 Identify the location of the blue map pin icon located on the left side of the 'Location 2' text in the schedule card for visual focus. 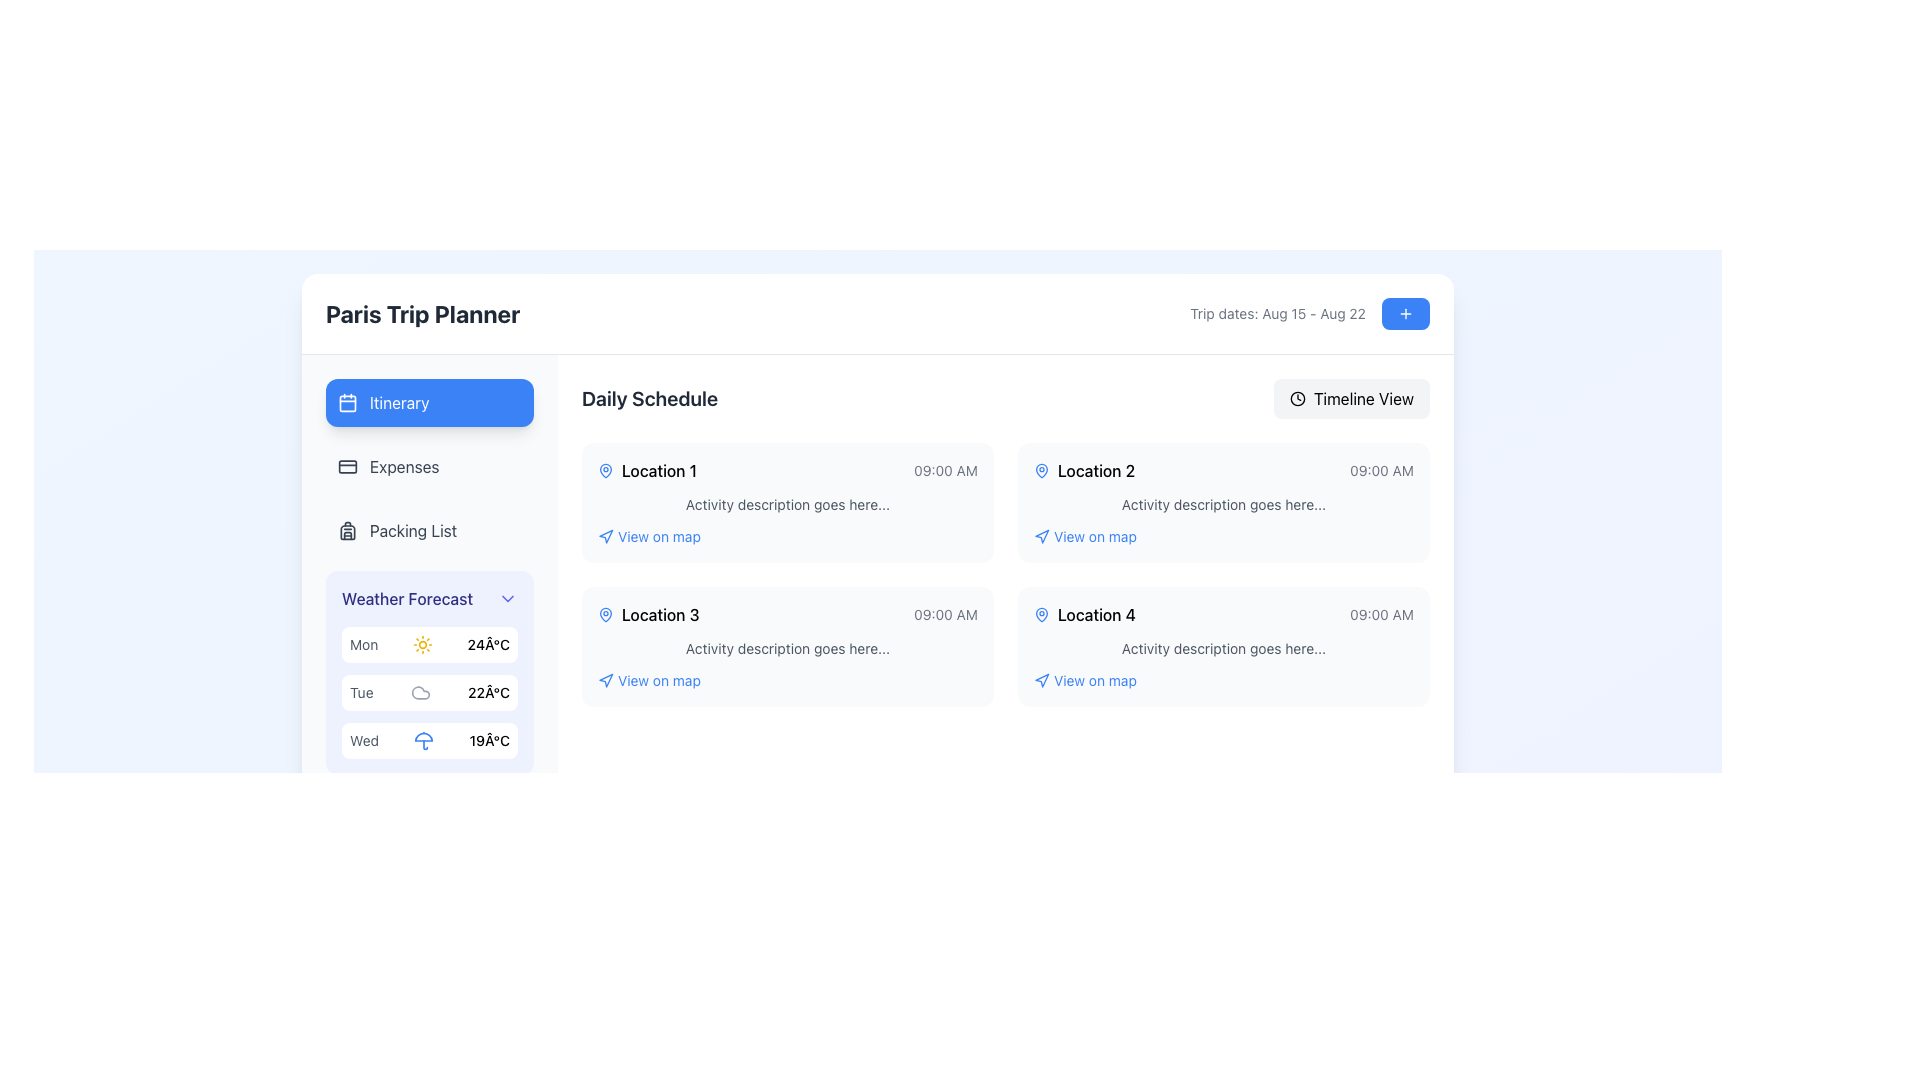
(1040, 470).